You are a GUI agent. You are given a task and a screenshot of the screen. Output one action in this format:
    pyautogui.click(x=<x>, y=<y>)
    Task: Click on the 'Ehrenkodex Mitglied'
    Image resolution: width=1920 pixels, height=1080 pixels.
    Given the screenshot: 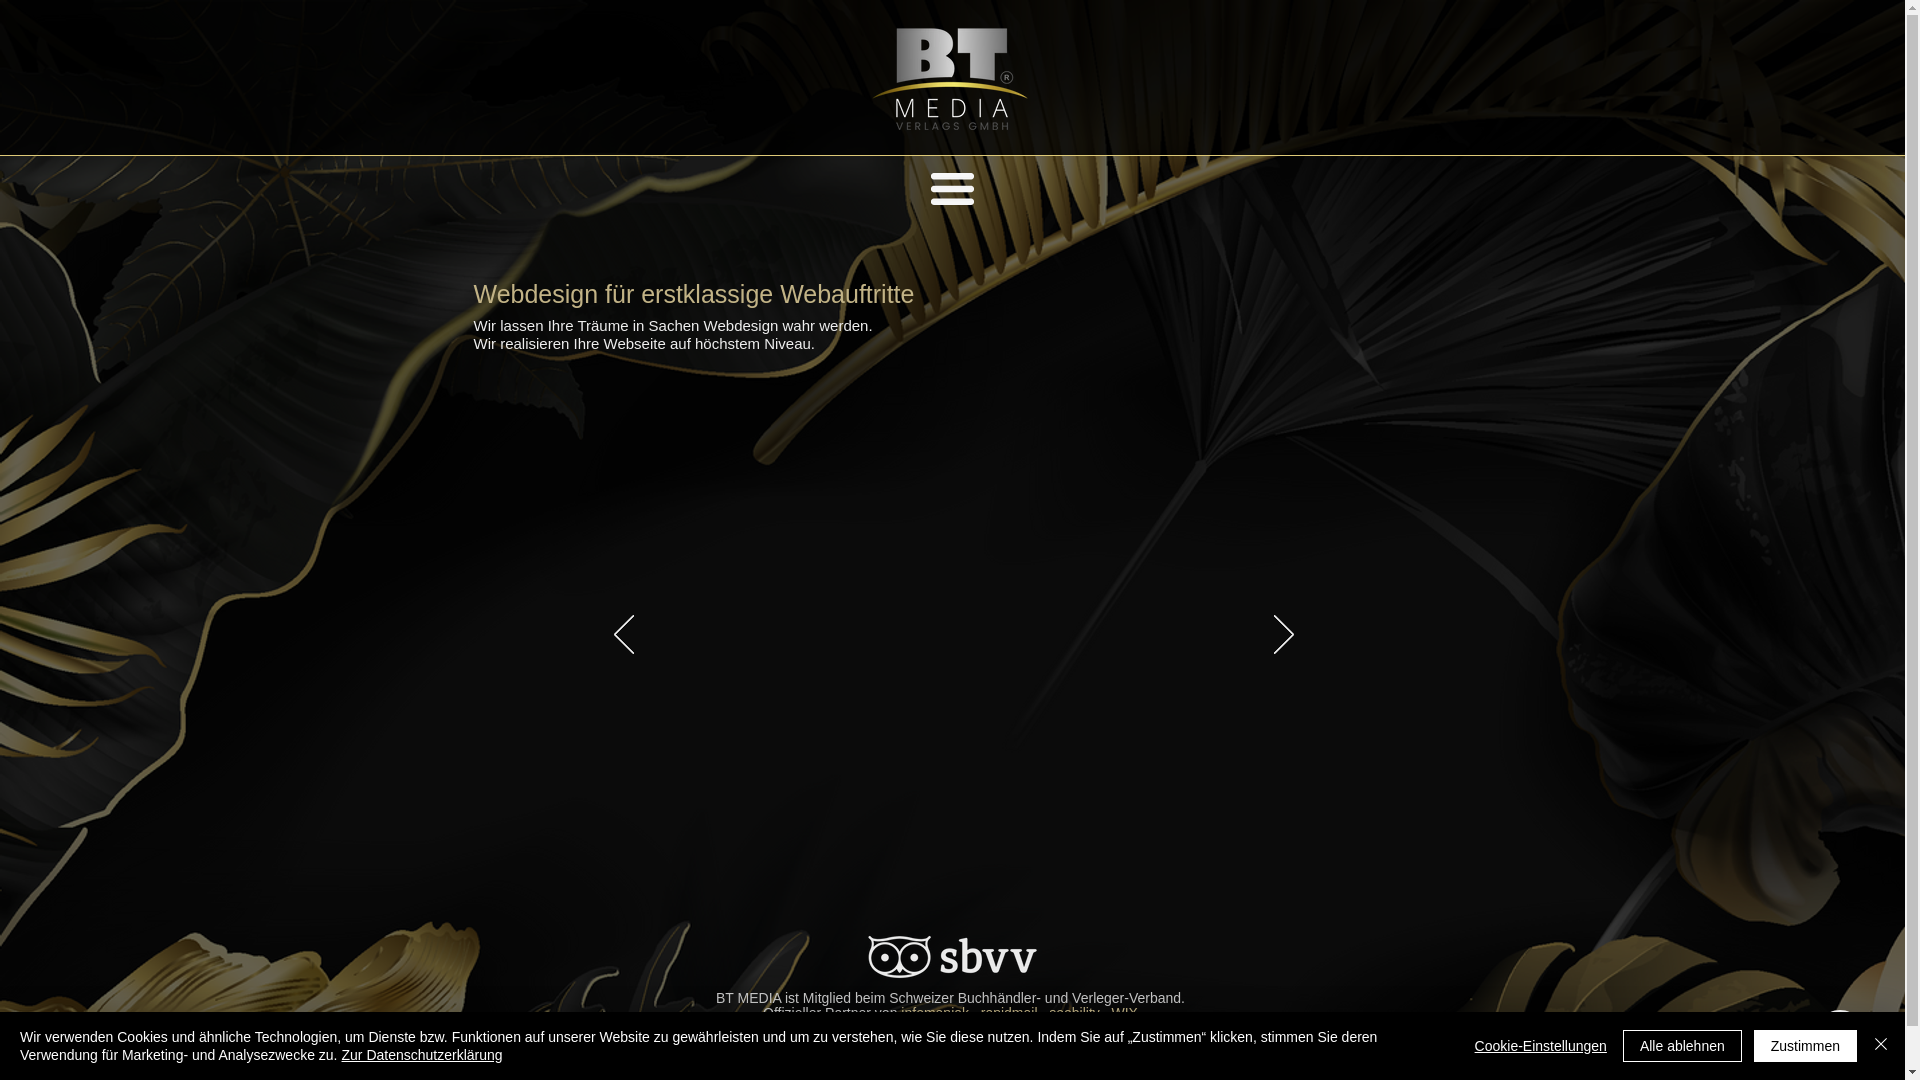 What is the action you would take?
    pyautogui.click(x=966, y=1029)
    